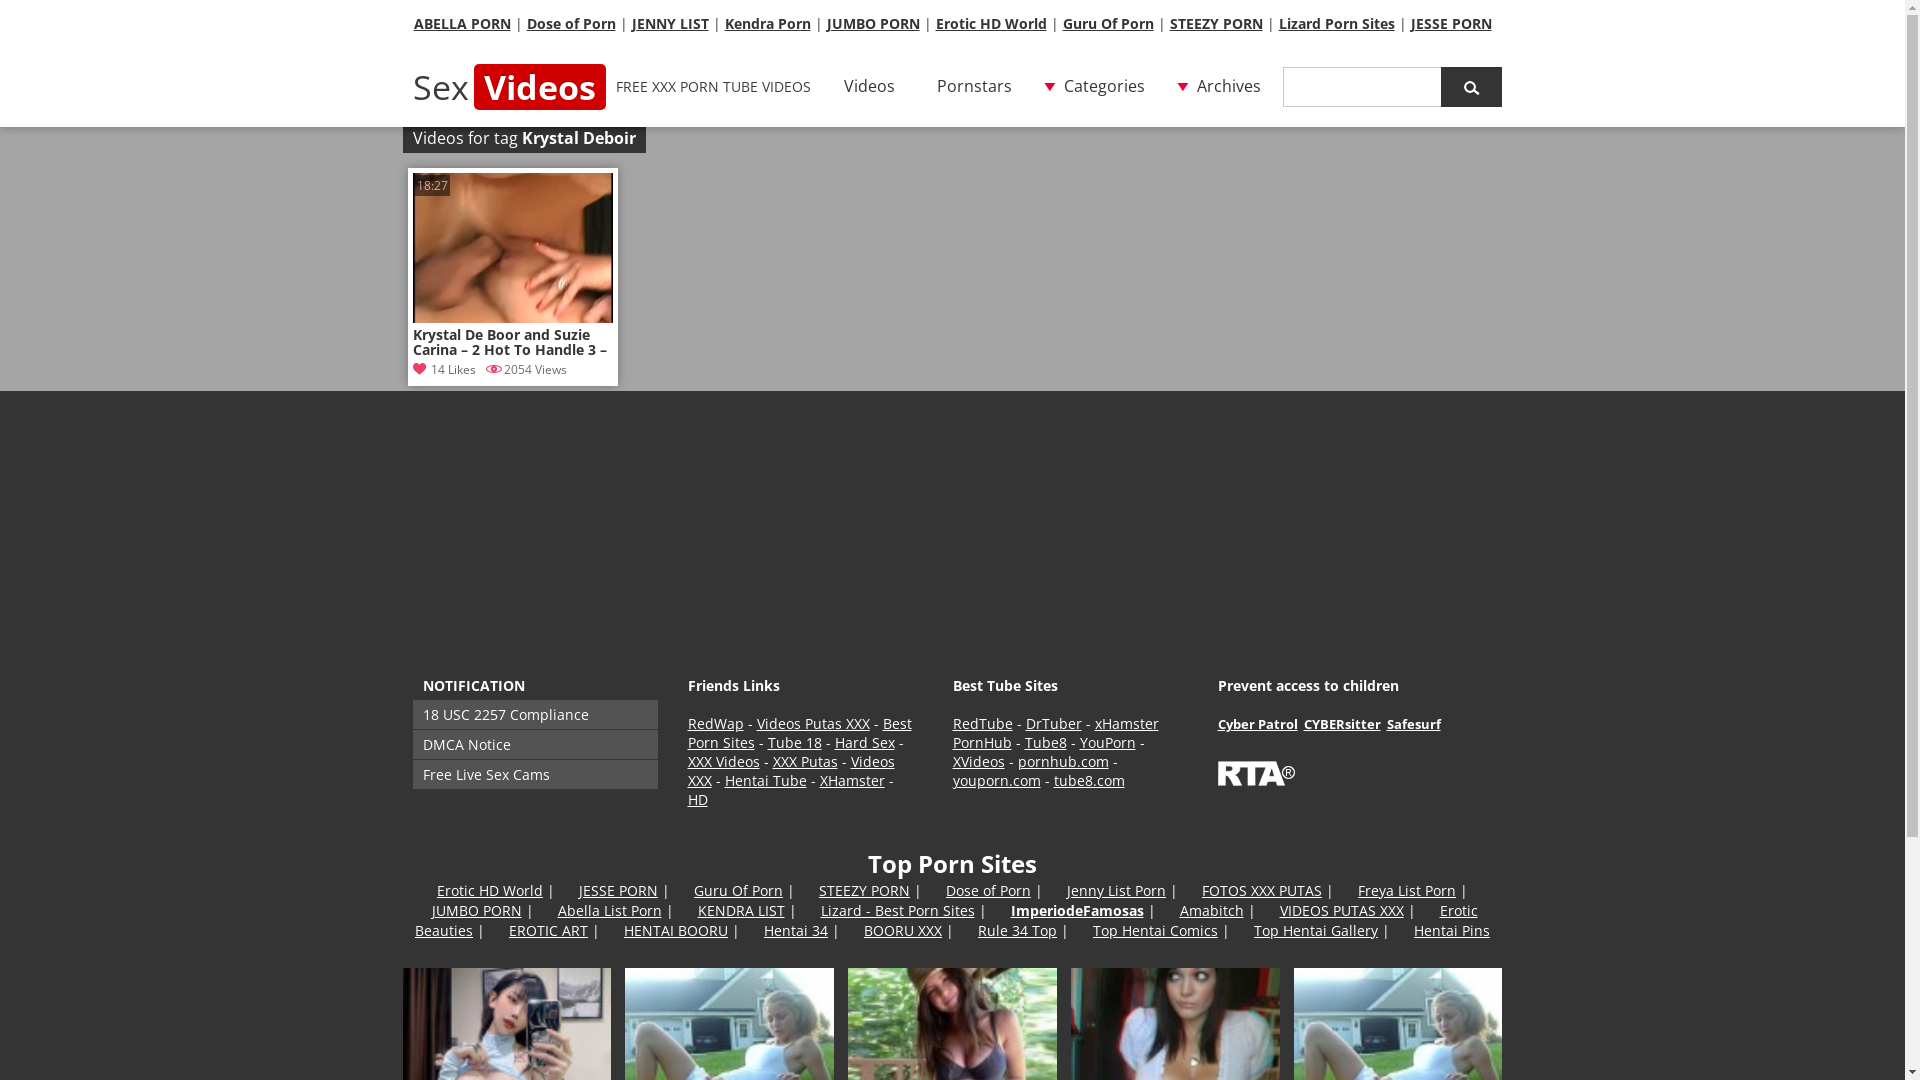 The width and height of the screenshot is (1920, 1080). Describe the element at coordinates (771, 761) in the screenshot. I see `'XXX Putas'` at that location.